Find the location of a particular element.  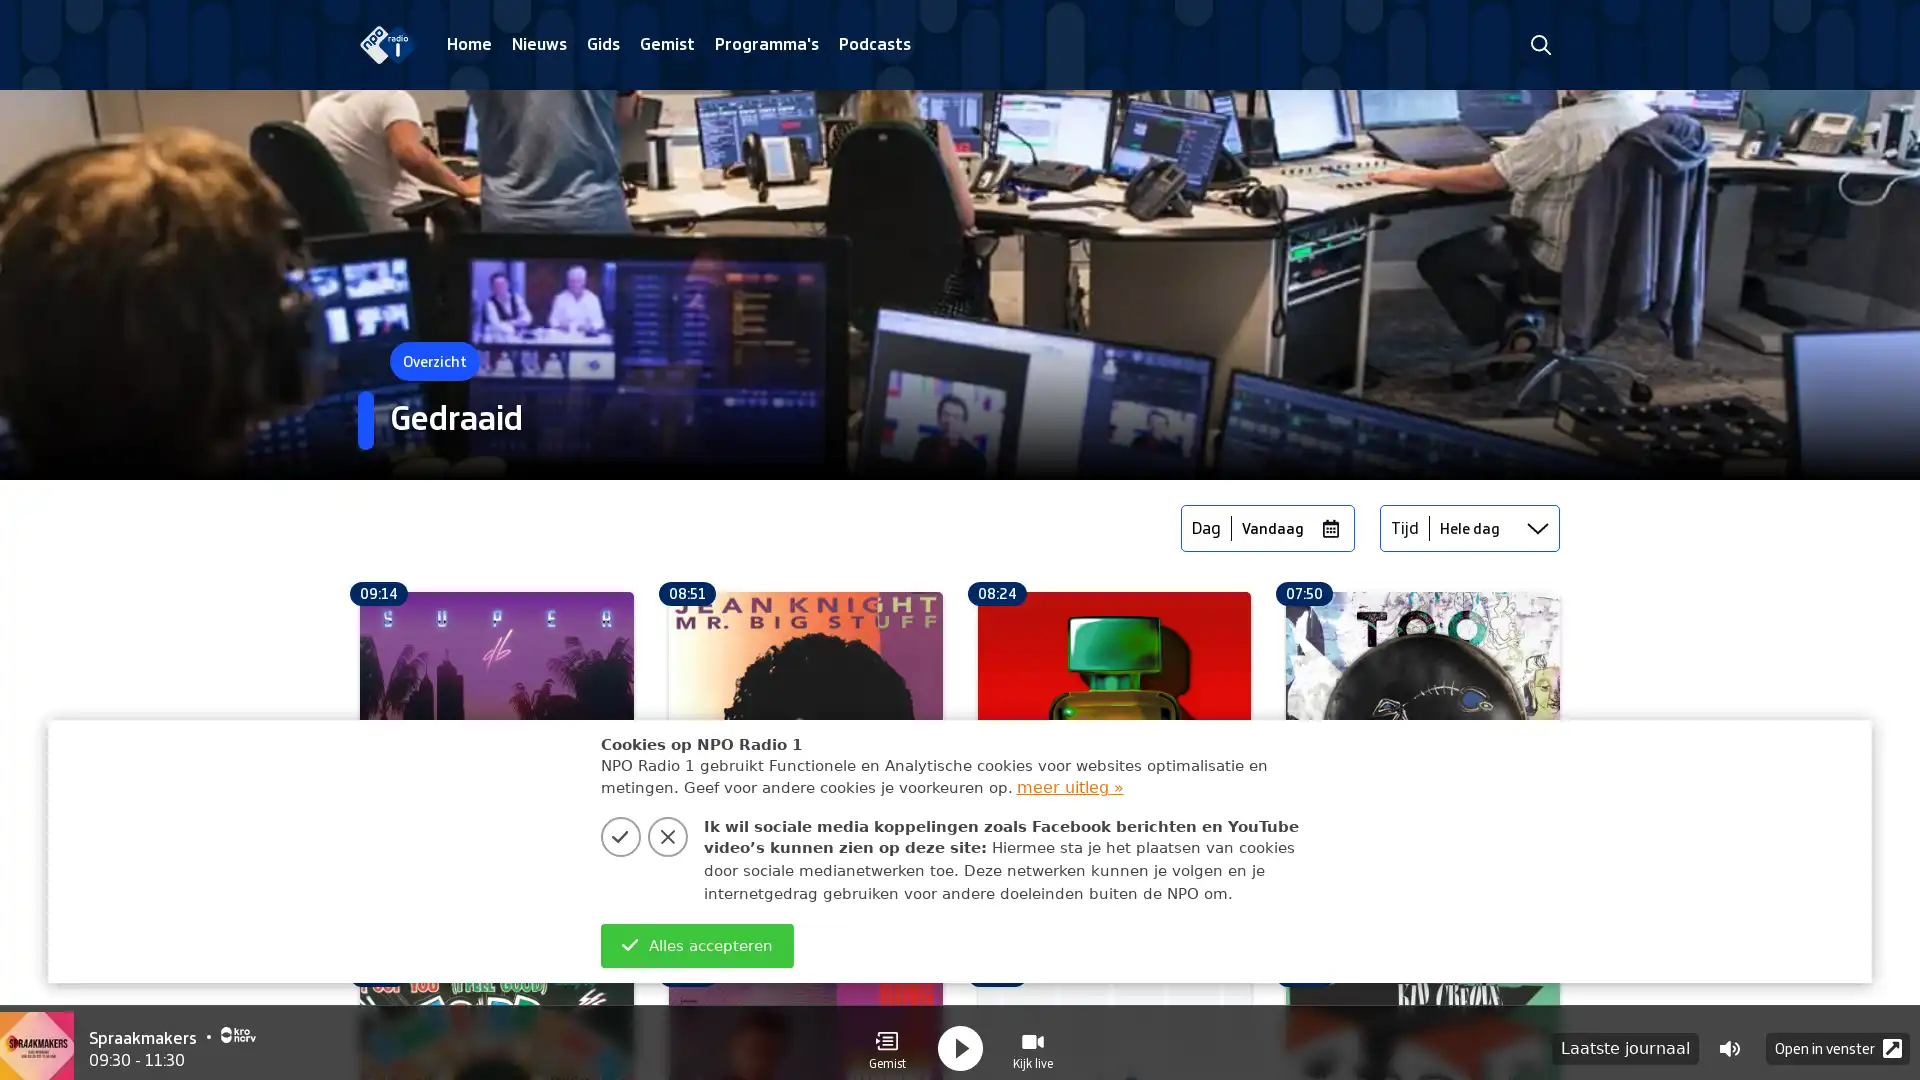

Open in venster Popup Icon is located at coordinates (1838, 1036).